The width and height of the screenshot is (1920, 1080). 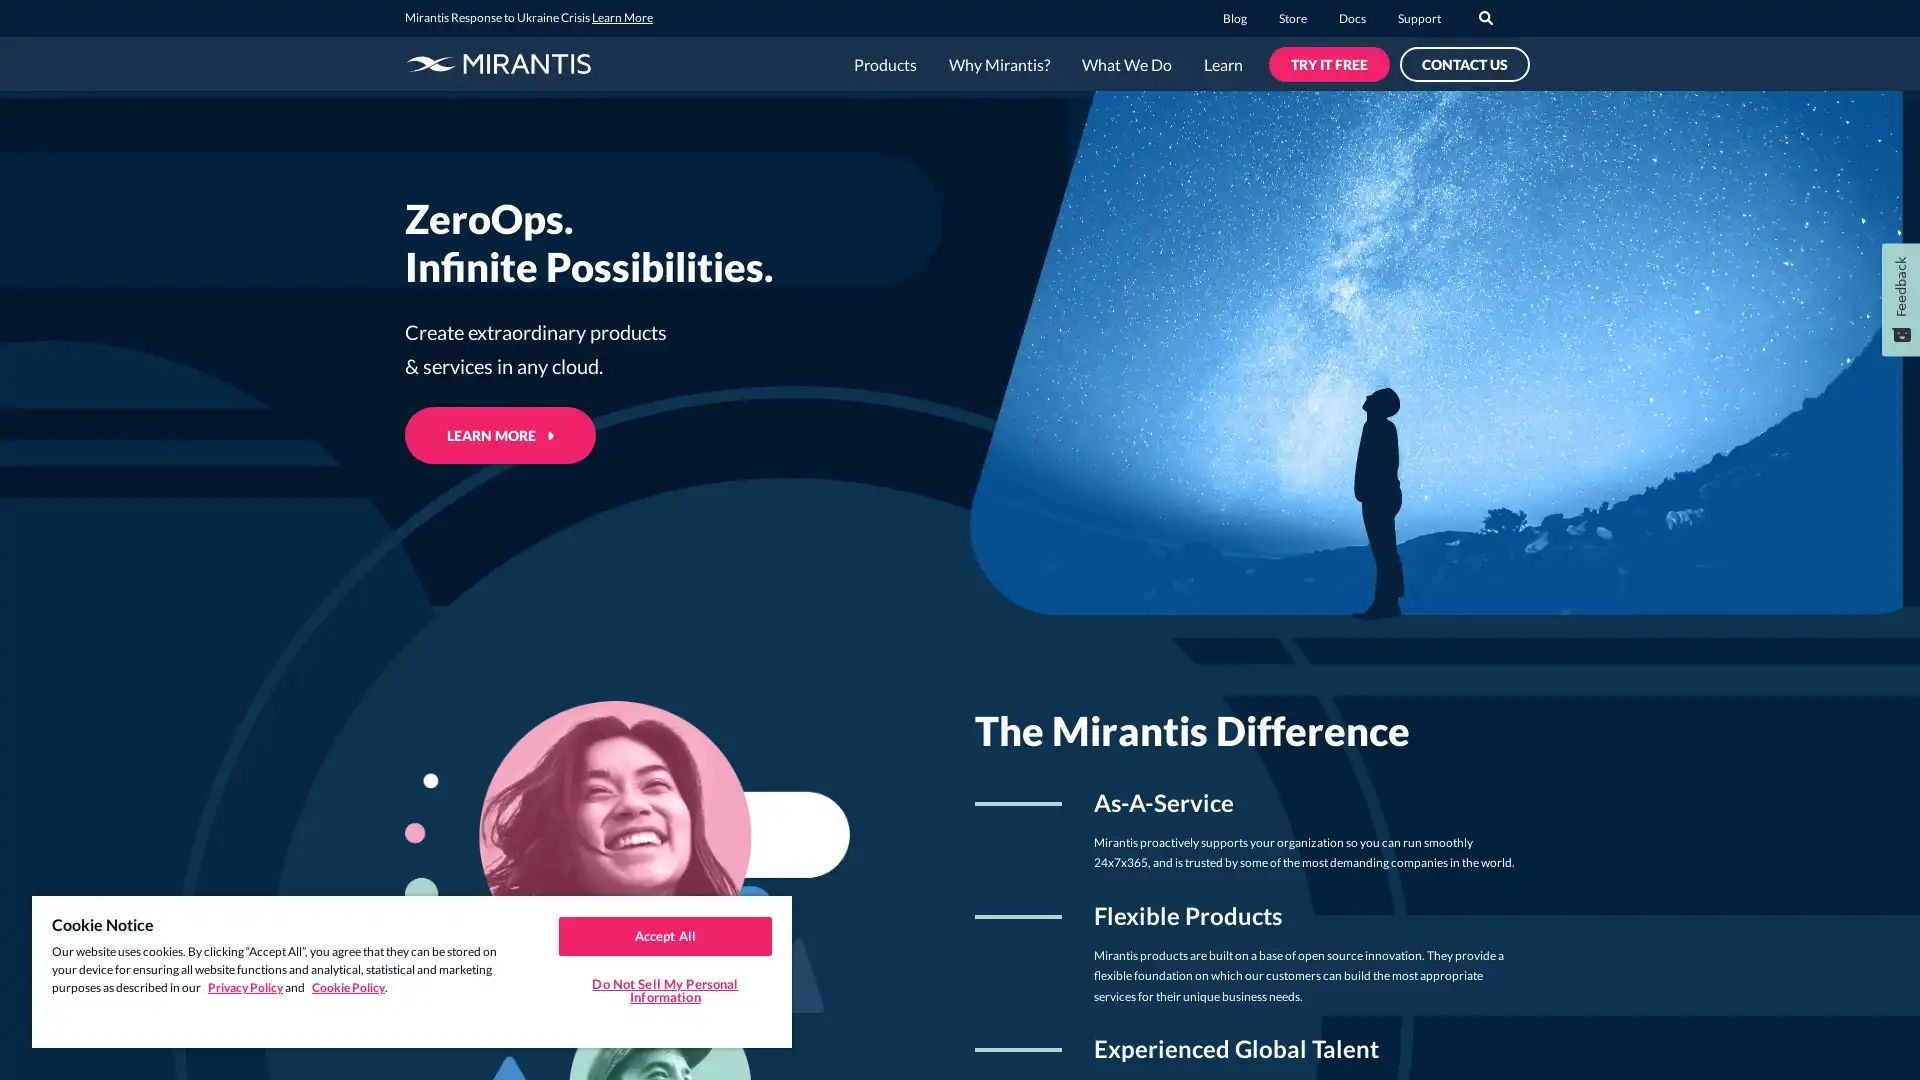 What do you see at coordinates (999, 64) in the screenshot?
I see `Why Mirantis?` at bounding box center [999, 64].